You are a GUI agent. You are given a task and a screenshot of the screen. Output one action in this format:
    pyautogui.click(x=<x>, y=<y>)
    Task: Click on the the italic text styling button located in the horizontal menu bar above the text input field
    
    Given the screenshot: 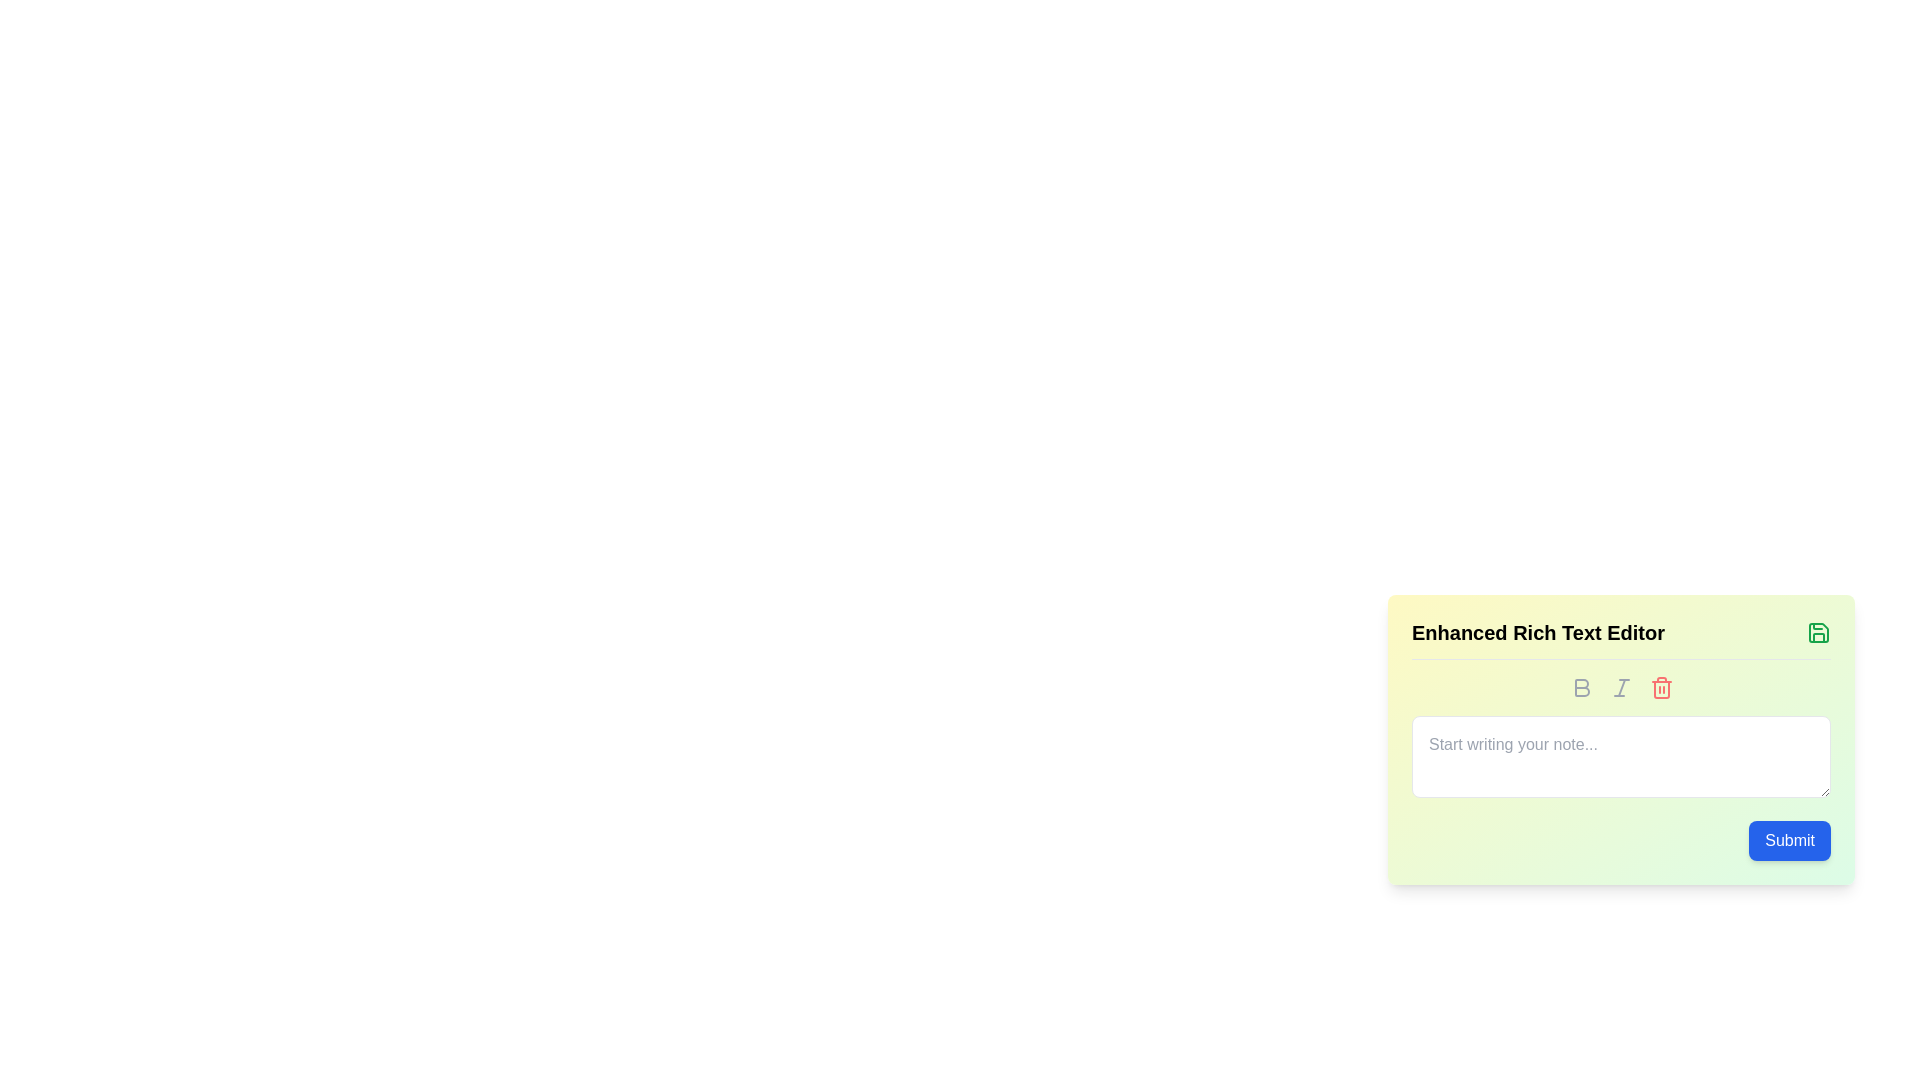 What is the action you would take?
    pyautogui.click(x=1621, y=686)
    